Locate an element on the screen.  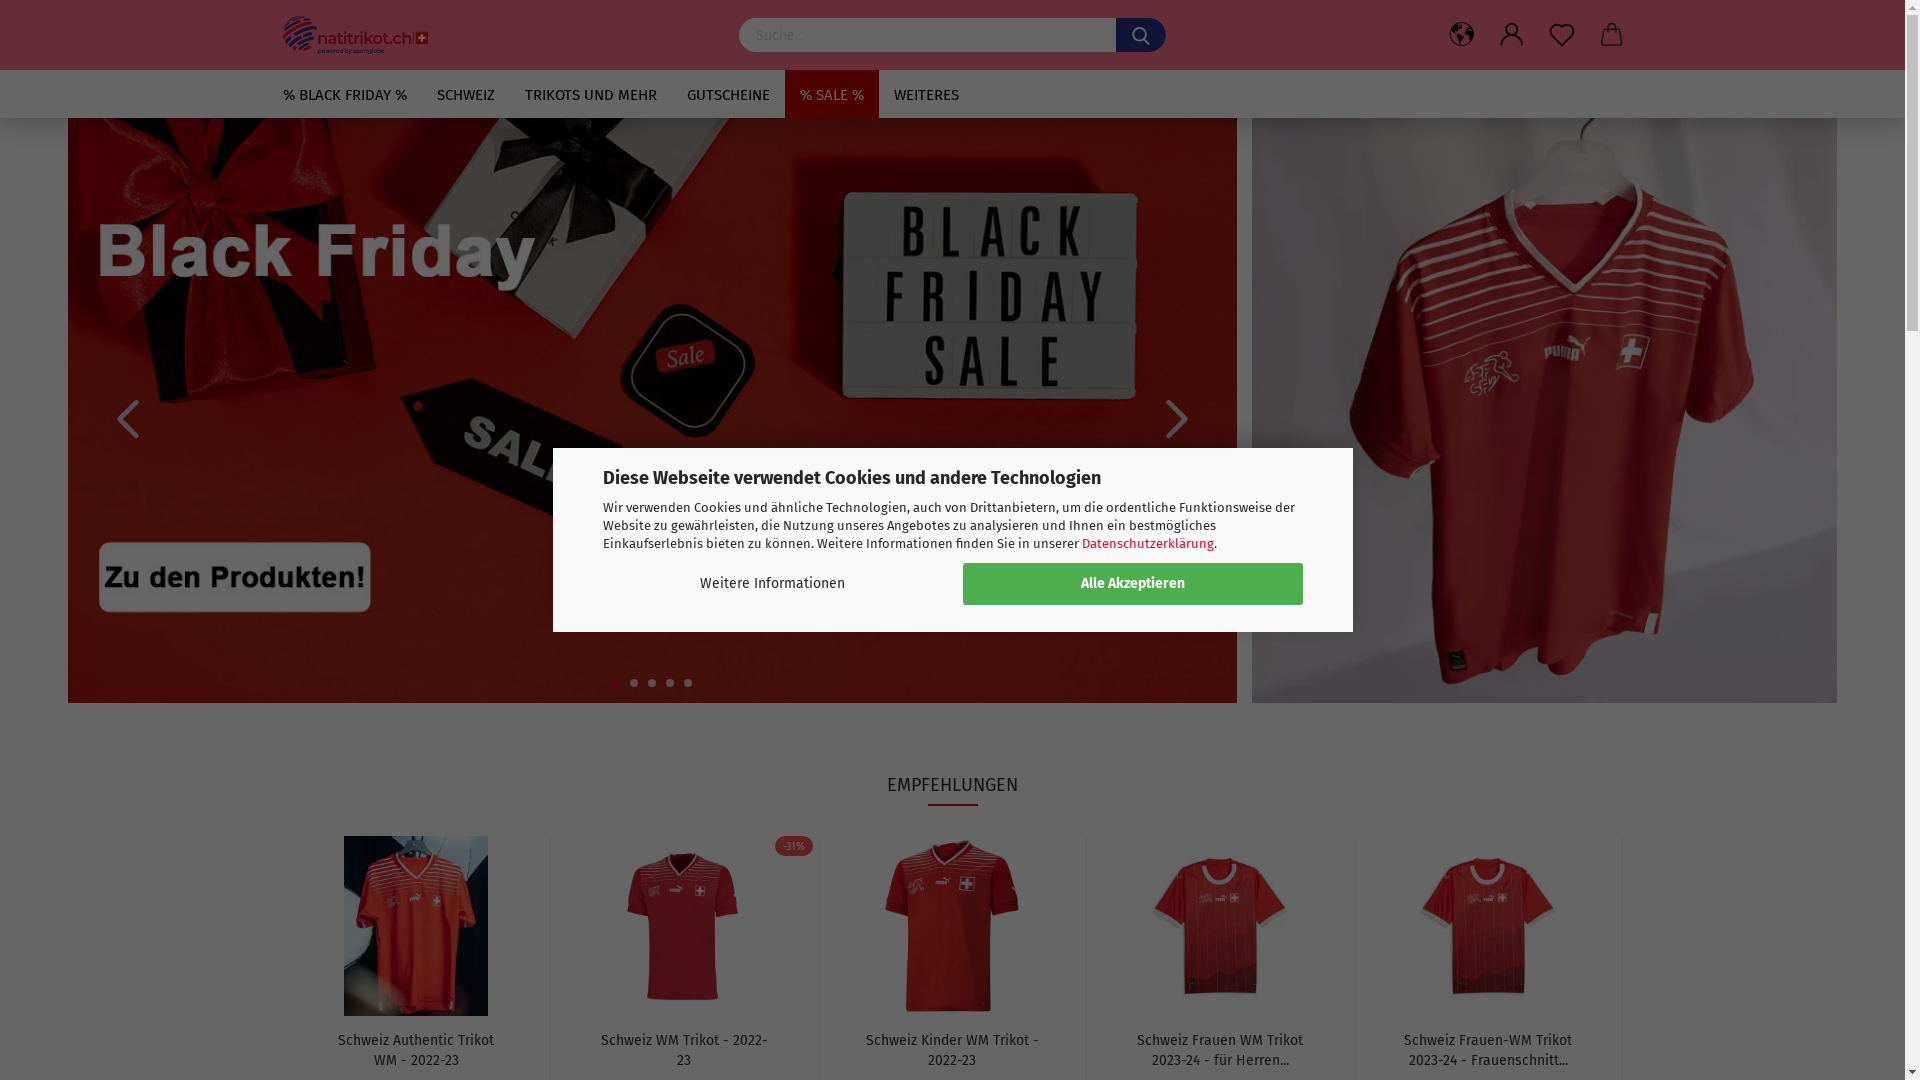
'% BLACK FRIDAY %' is located at coordinates (345, 93).